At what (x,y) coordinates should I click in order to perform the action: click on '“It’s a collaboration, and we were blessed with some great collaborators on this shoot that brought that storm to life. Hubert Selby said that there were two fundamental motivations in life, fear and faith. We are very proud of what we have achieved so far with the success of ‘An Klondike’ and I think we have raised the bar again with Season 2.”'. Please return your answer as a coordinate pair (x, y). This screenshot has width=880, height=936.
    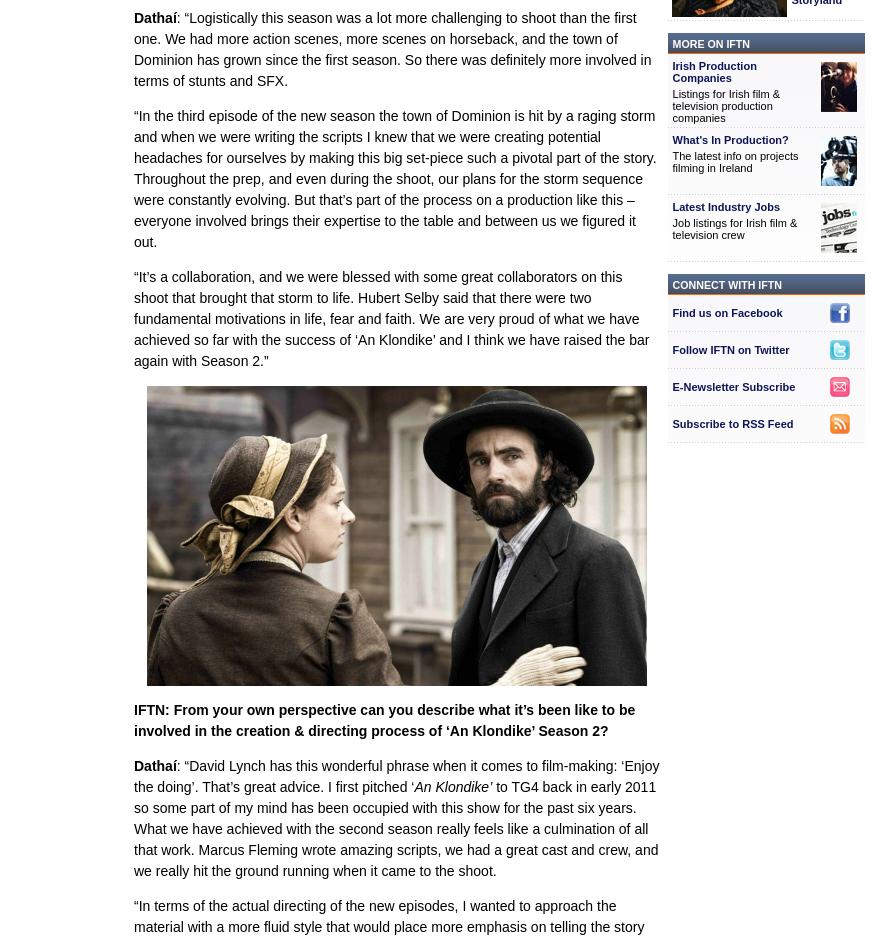
    Looking at the image, I should click on (390, 317).